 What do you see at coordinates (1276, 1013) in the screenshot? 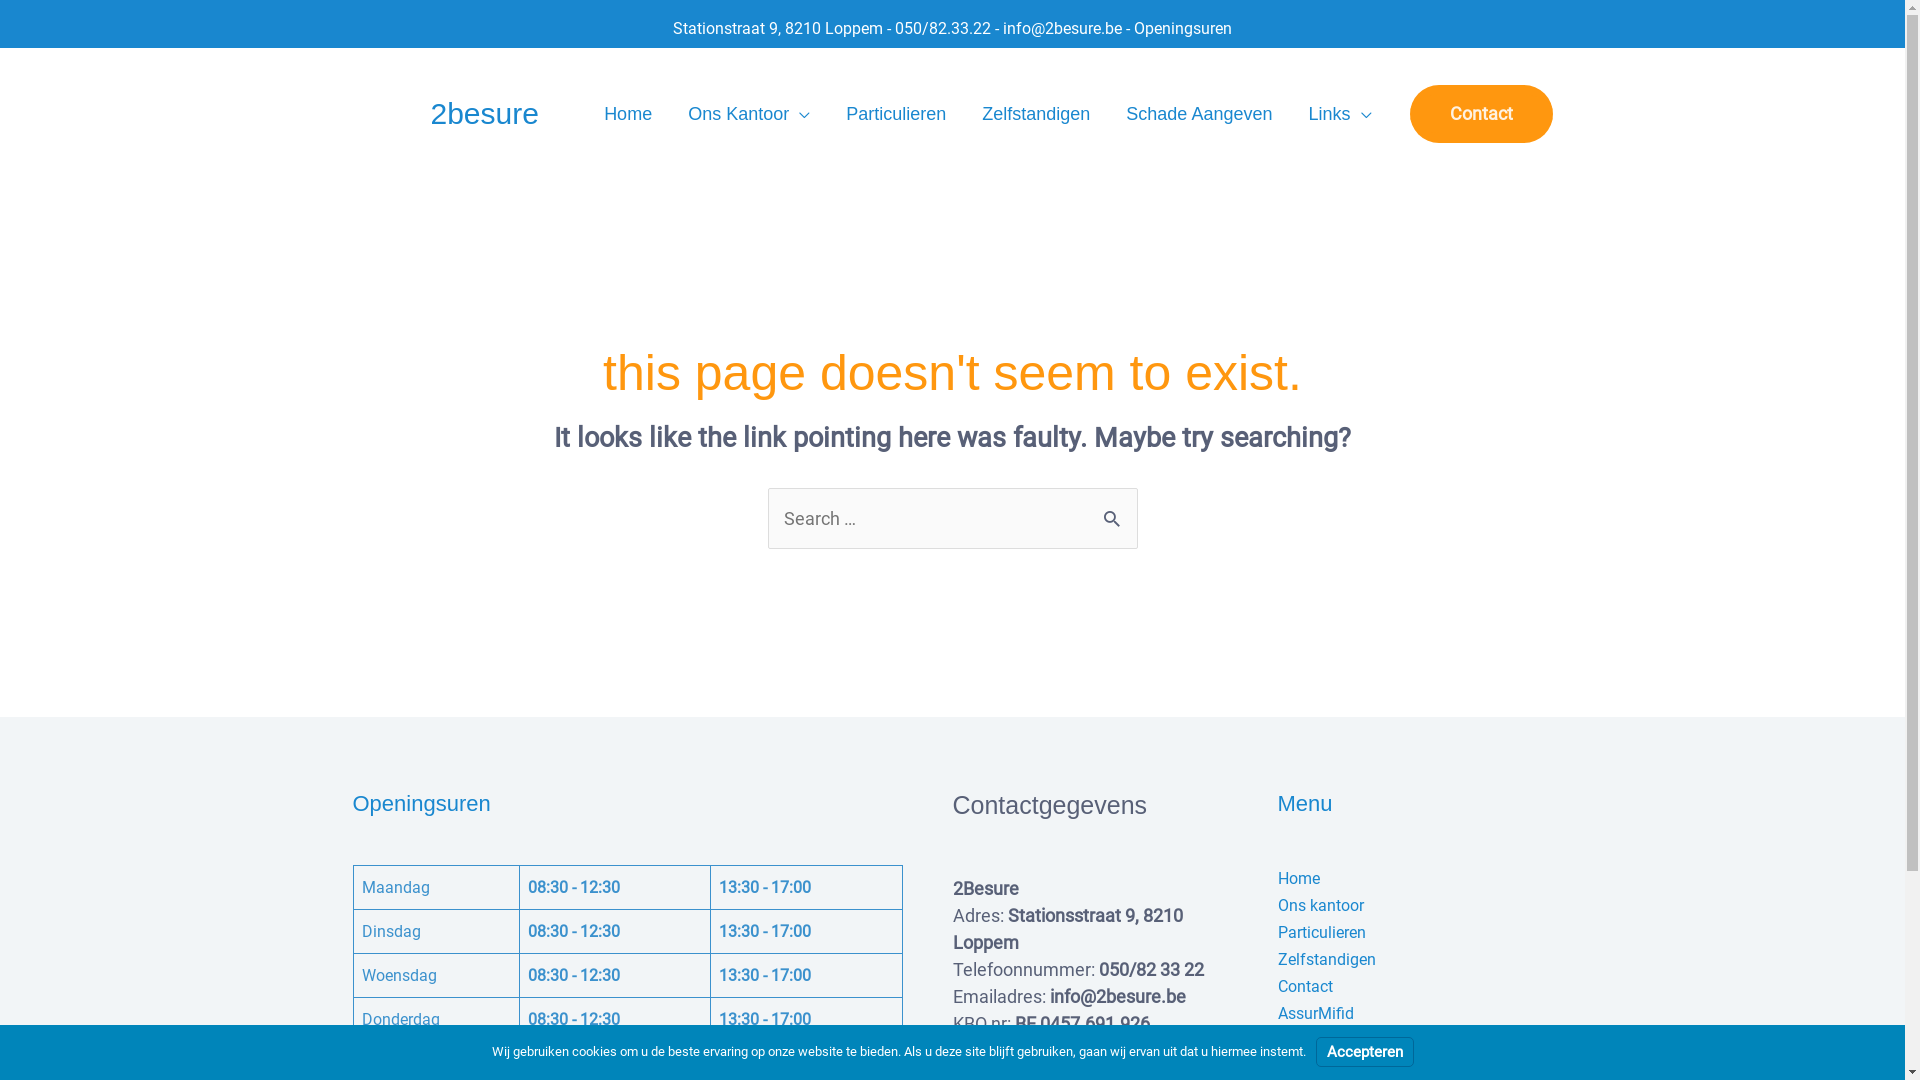
I see `'AssurMifid'` at bounding box center [1276, 1013].